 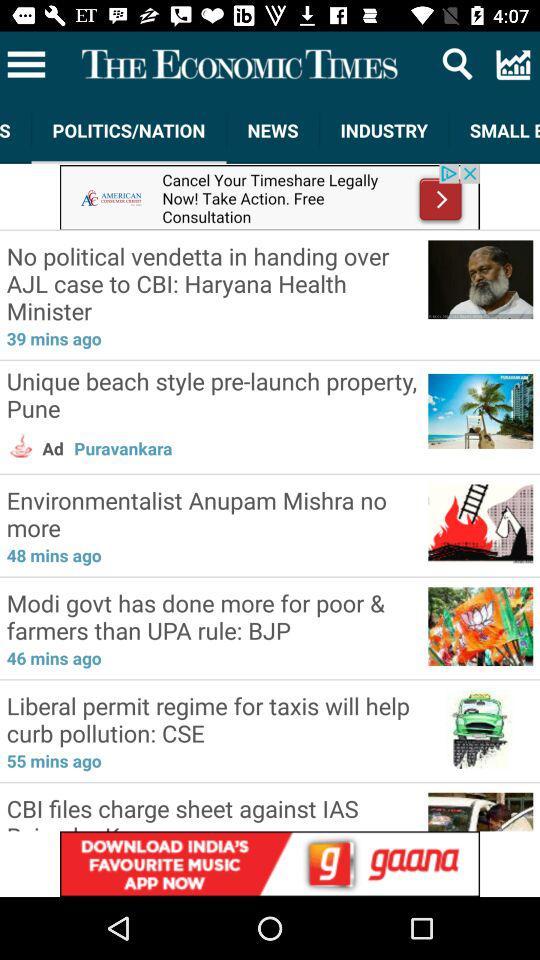 What do you see at coordinates (479, 623) in the screenshot?
I see `the fifth image from top` at bounding box center [479, 623].